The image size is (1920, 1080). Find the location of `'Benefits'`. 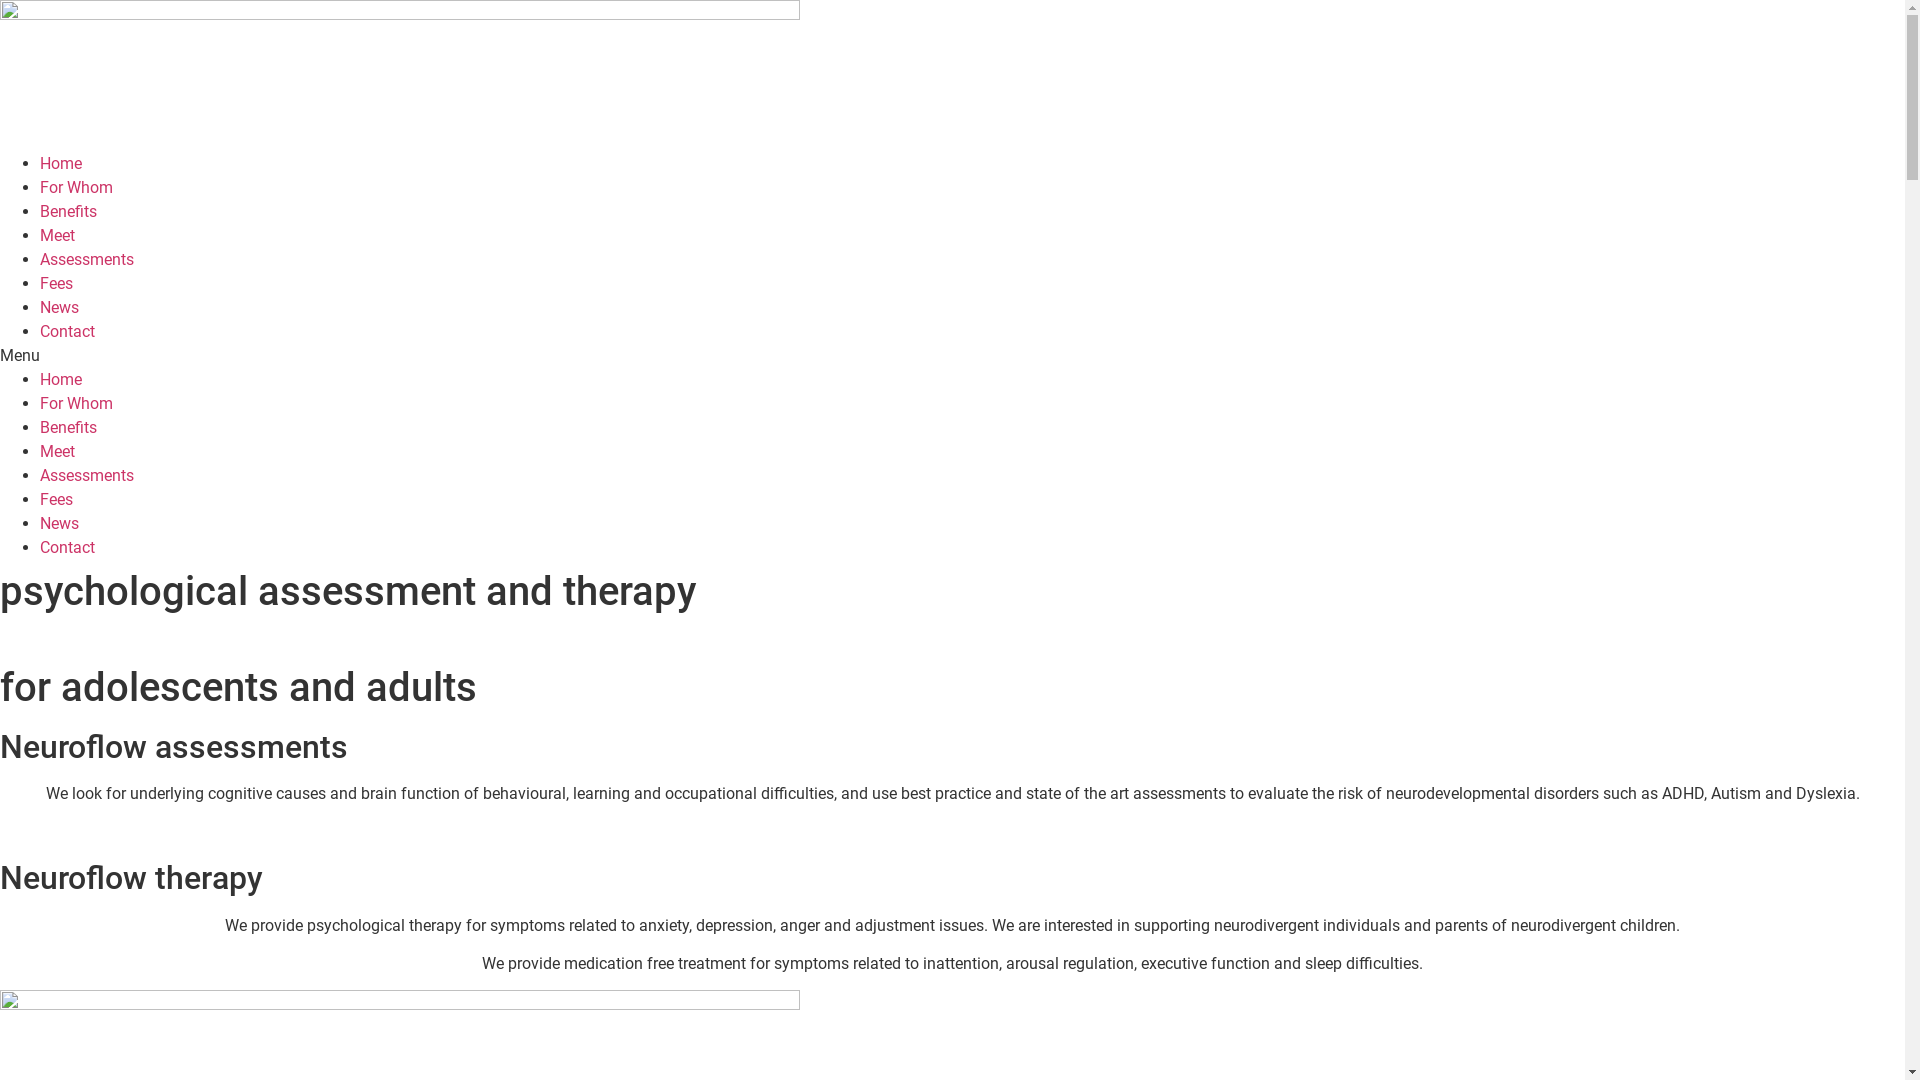

'Benefits' is located at coordinates (68, 211).